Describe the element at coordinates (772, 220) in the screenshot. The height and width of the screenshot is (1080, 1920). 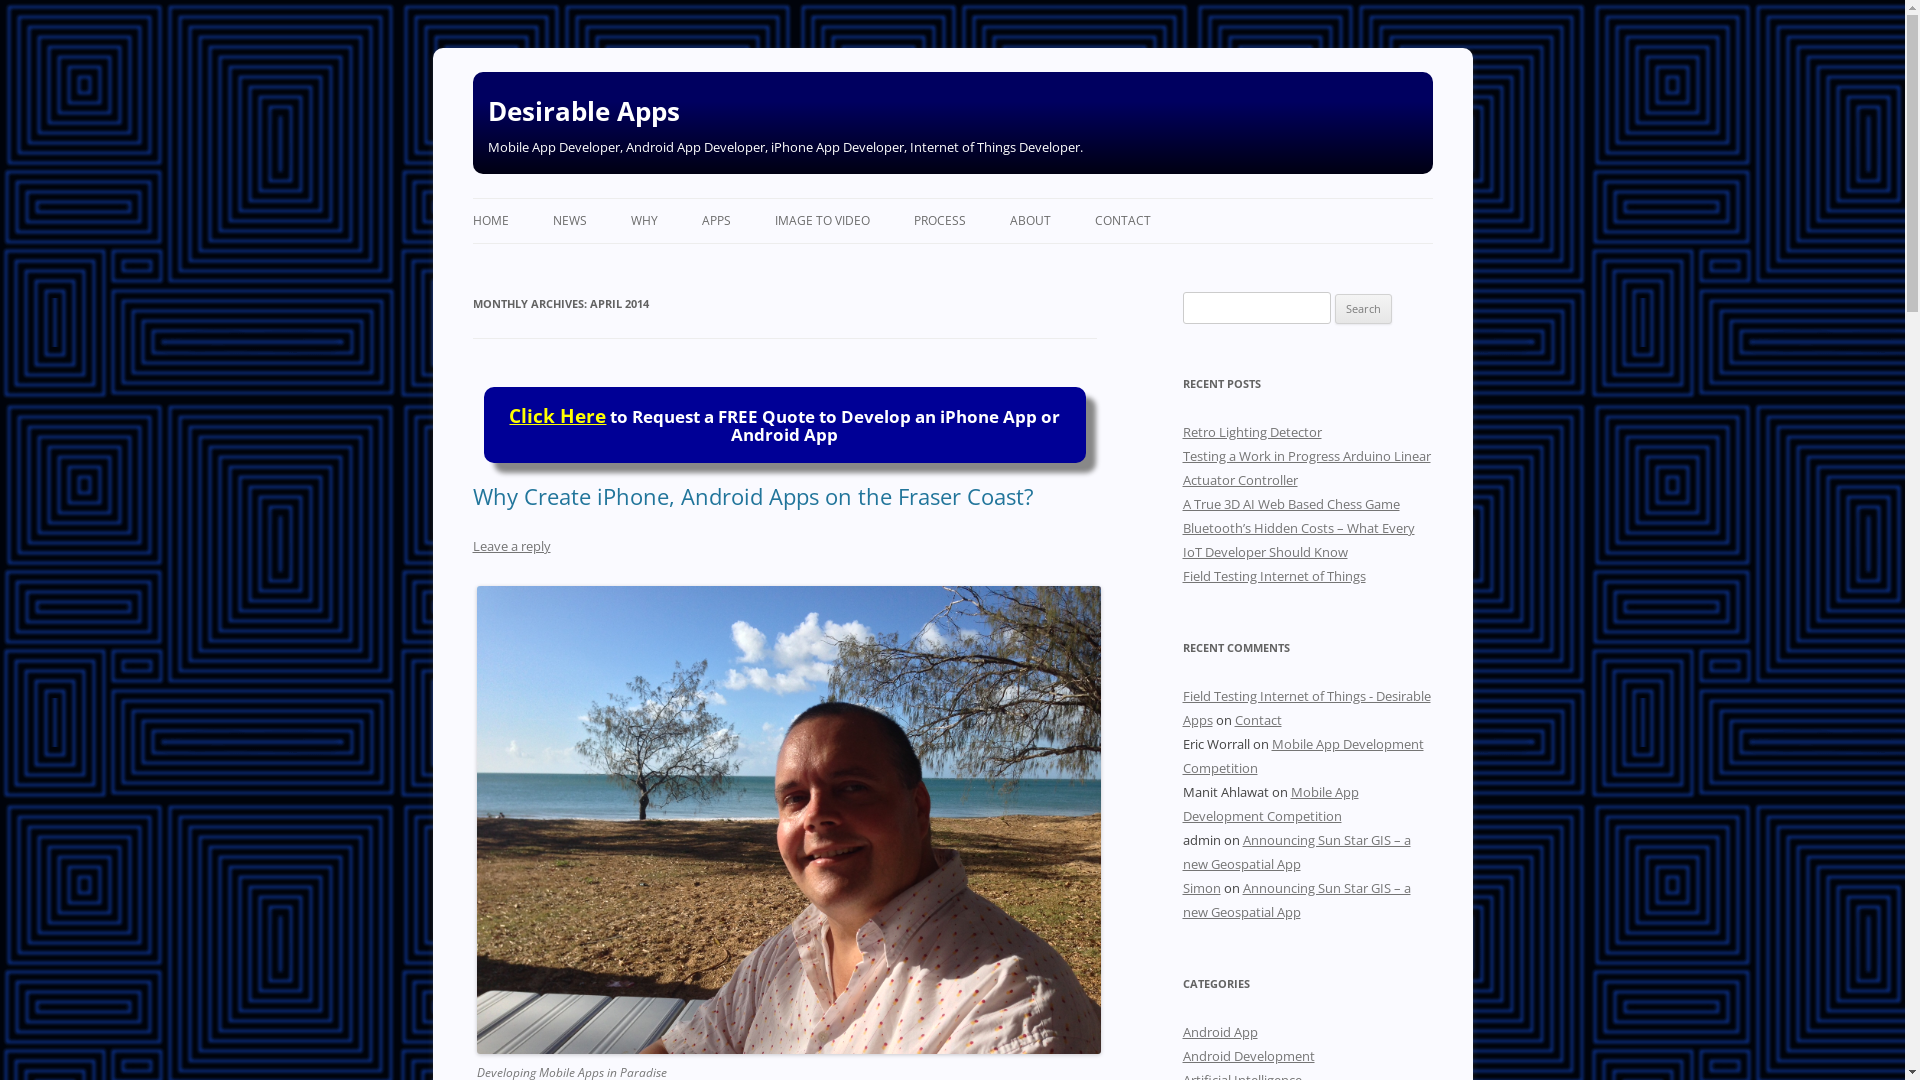
I see `'IMAGE TO VIDEO'` at that location.